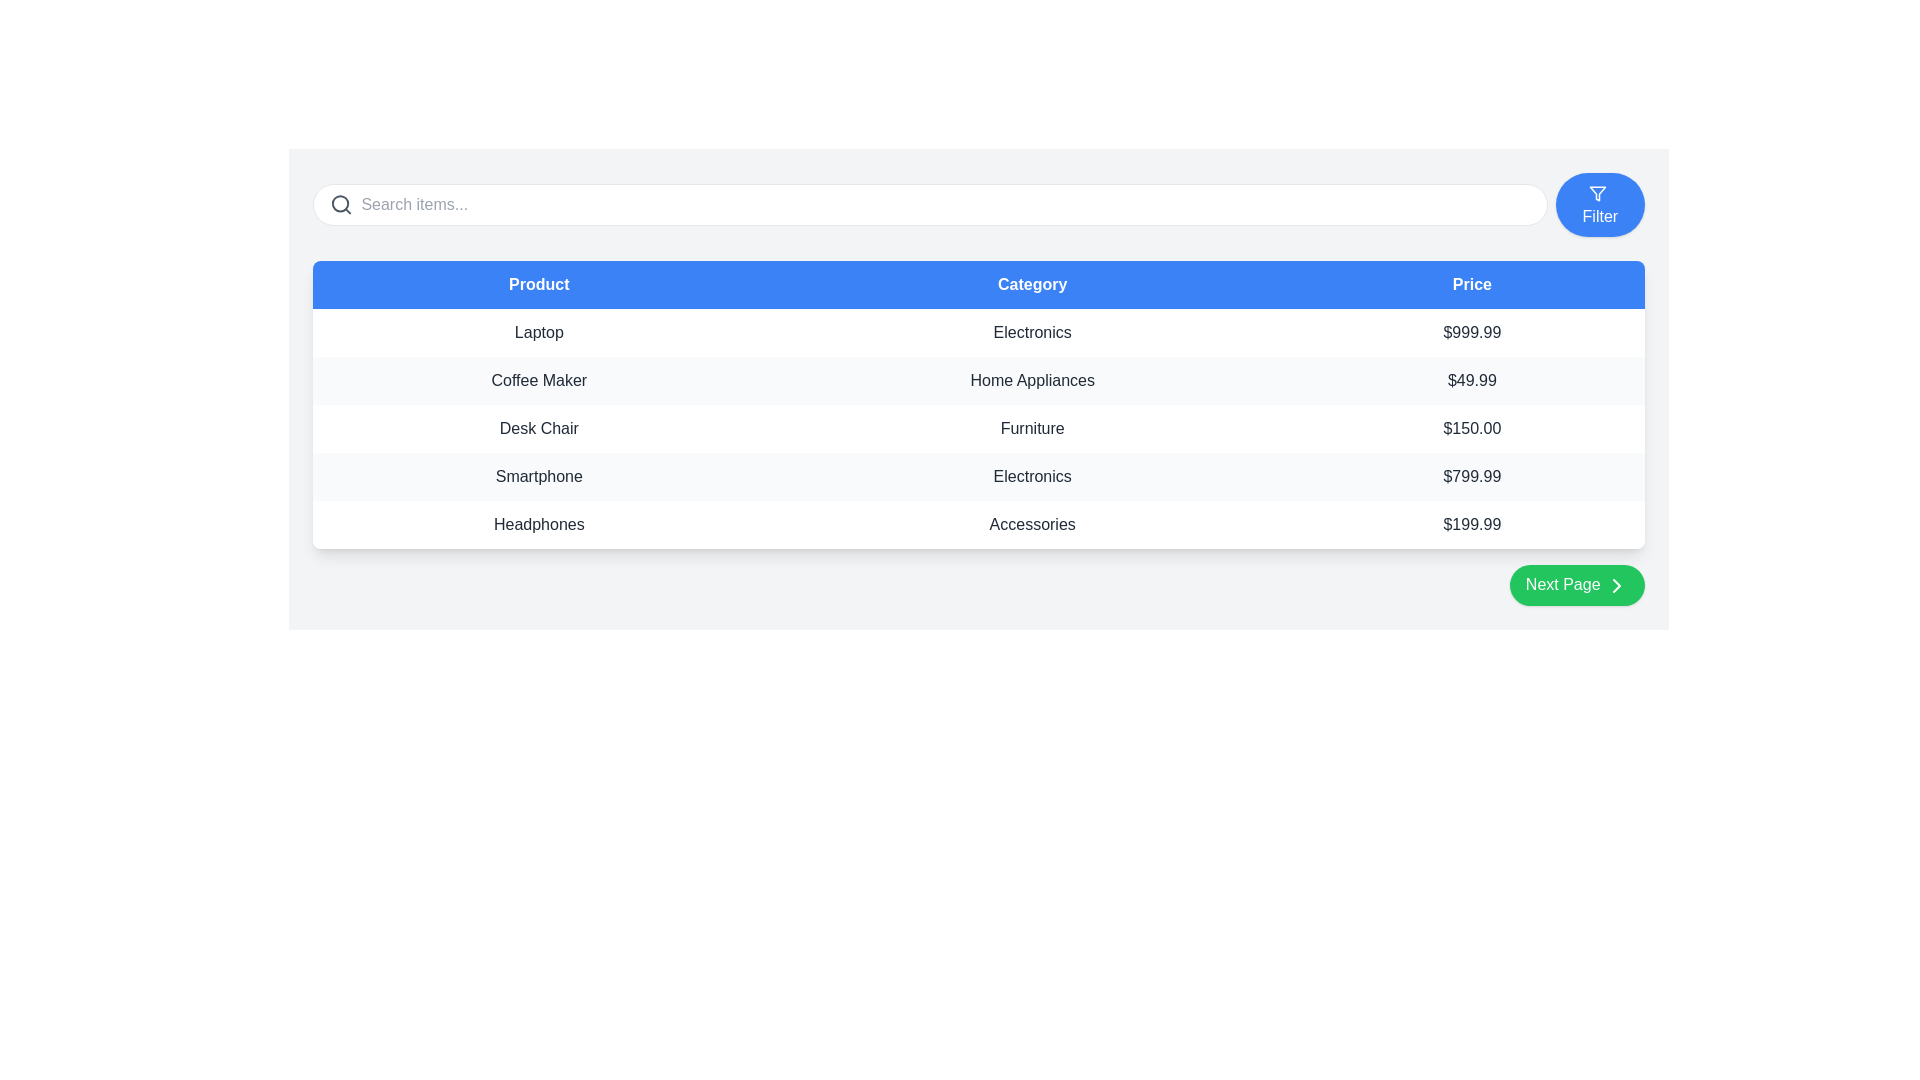 This screenshot has height=1080, width=1920. I want to click on on the table header cell that indicates the product names, so click(539, 285).